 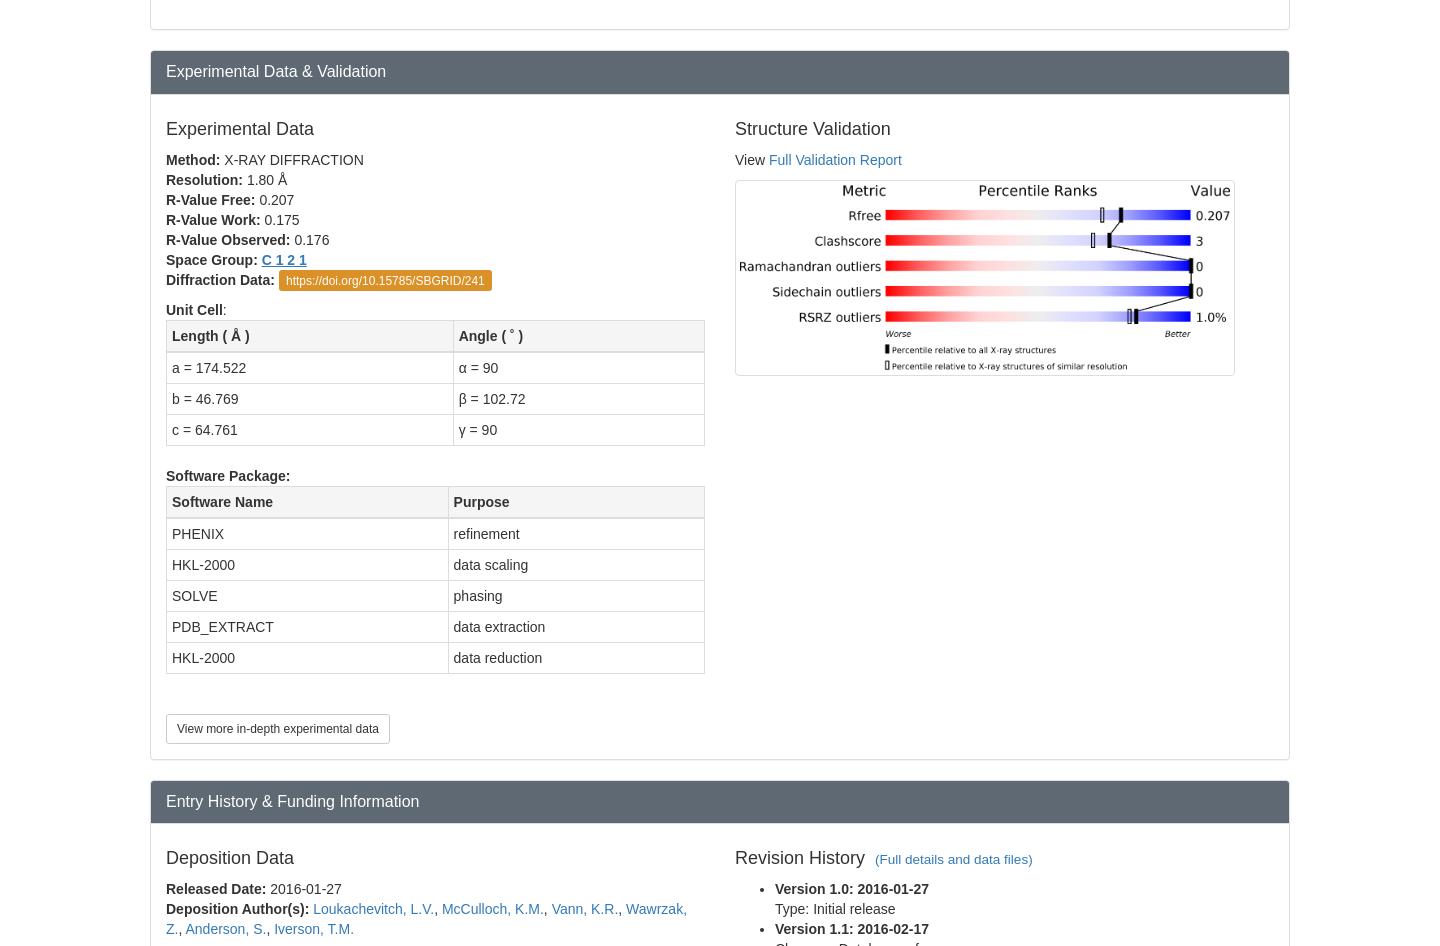 I want to click on '0.176', so click(x=313, y=237).